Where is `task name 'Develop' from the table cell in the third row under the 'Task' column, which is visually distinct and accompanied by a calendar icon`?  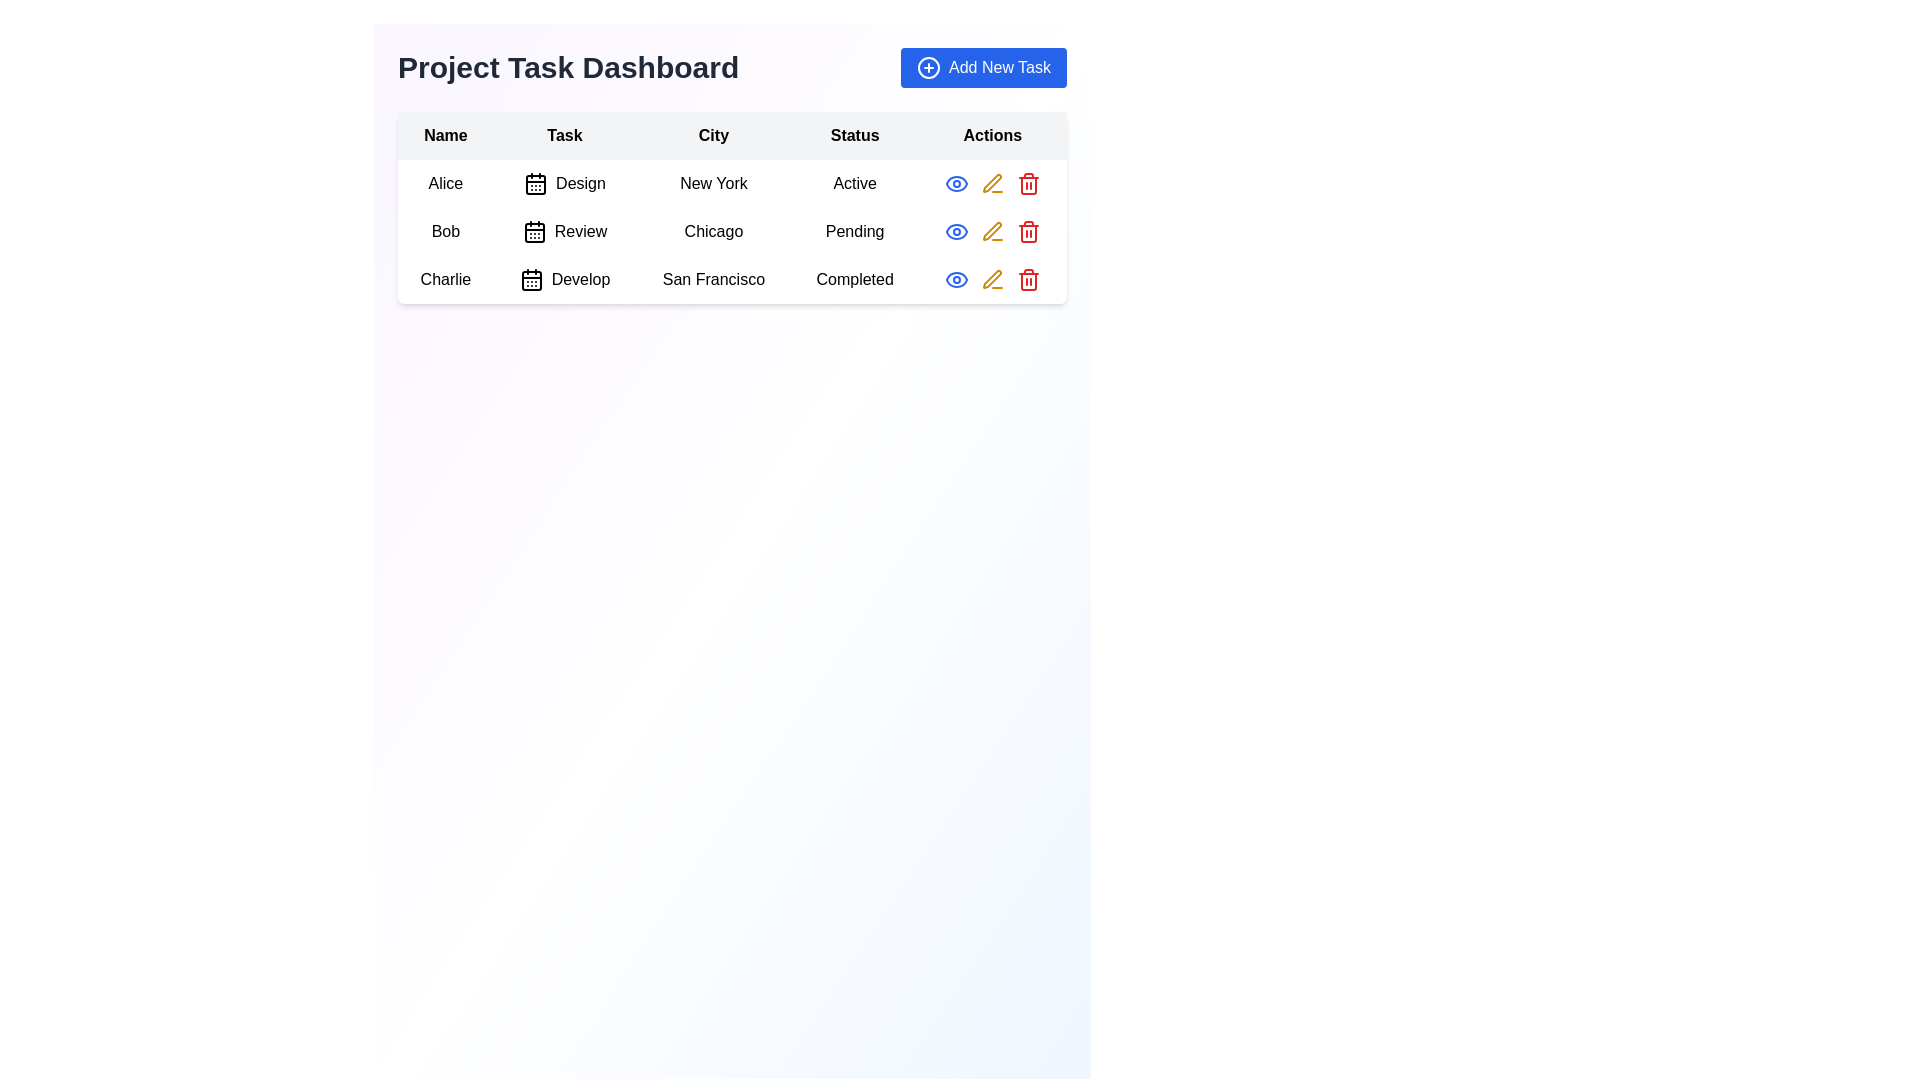 task name 'Develop' from the table cell in the third row under the 'Task' column, which is visually distinct and accompanied by a calendar icon is located at coordinates (564, 280).